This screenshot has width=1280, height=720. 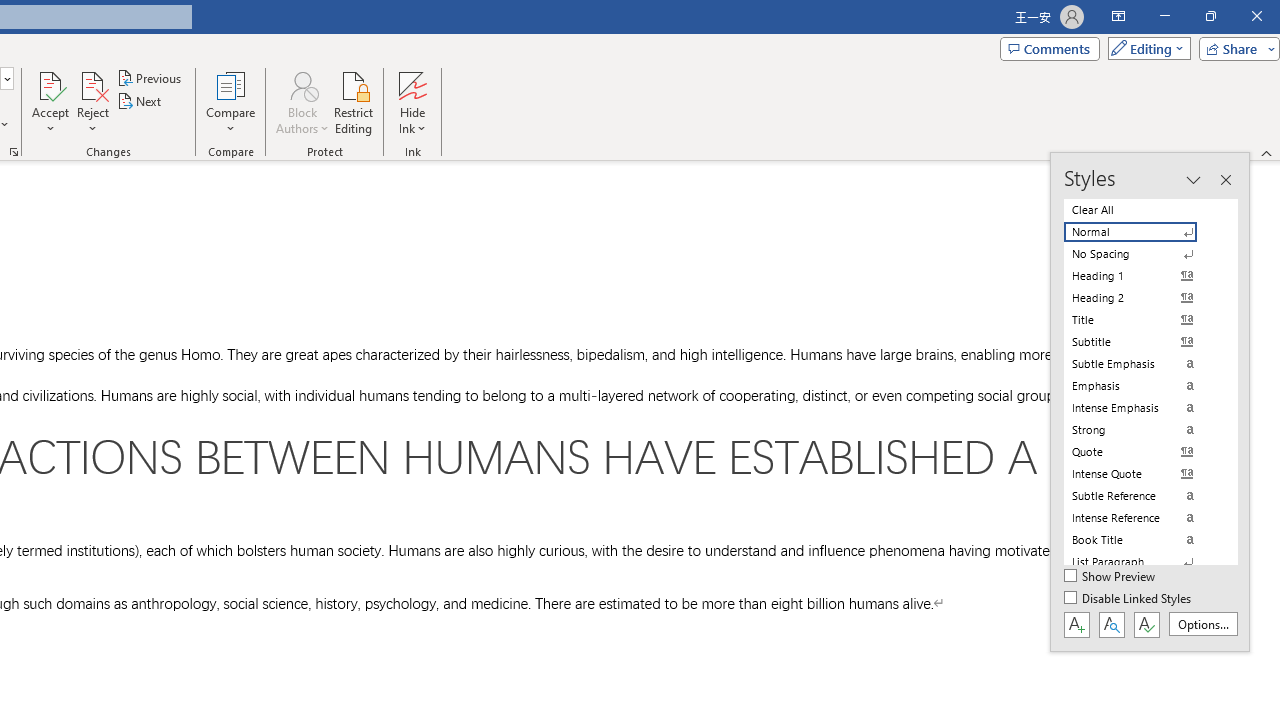 What do you see at coordinates (1142, 363) in the screenshot?
I see `'Subtle Emphasis'` at bounding box center [1142, 363].